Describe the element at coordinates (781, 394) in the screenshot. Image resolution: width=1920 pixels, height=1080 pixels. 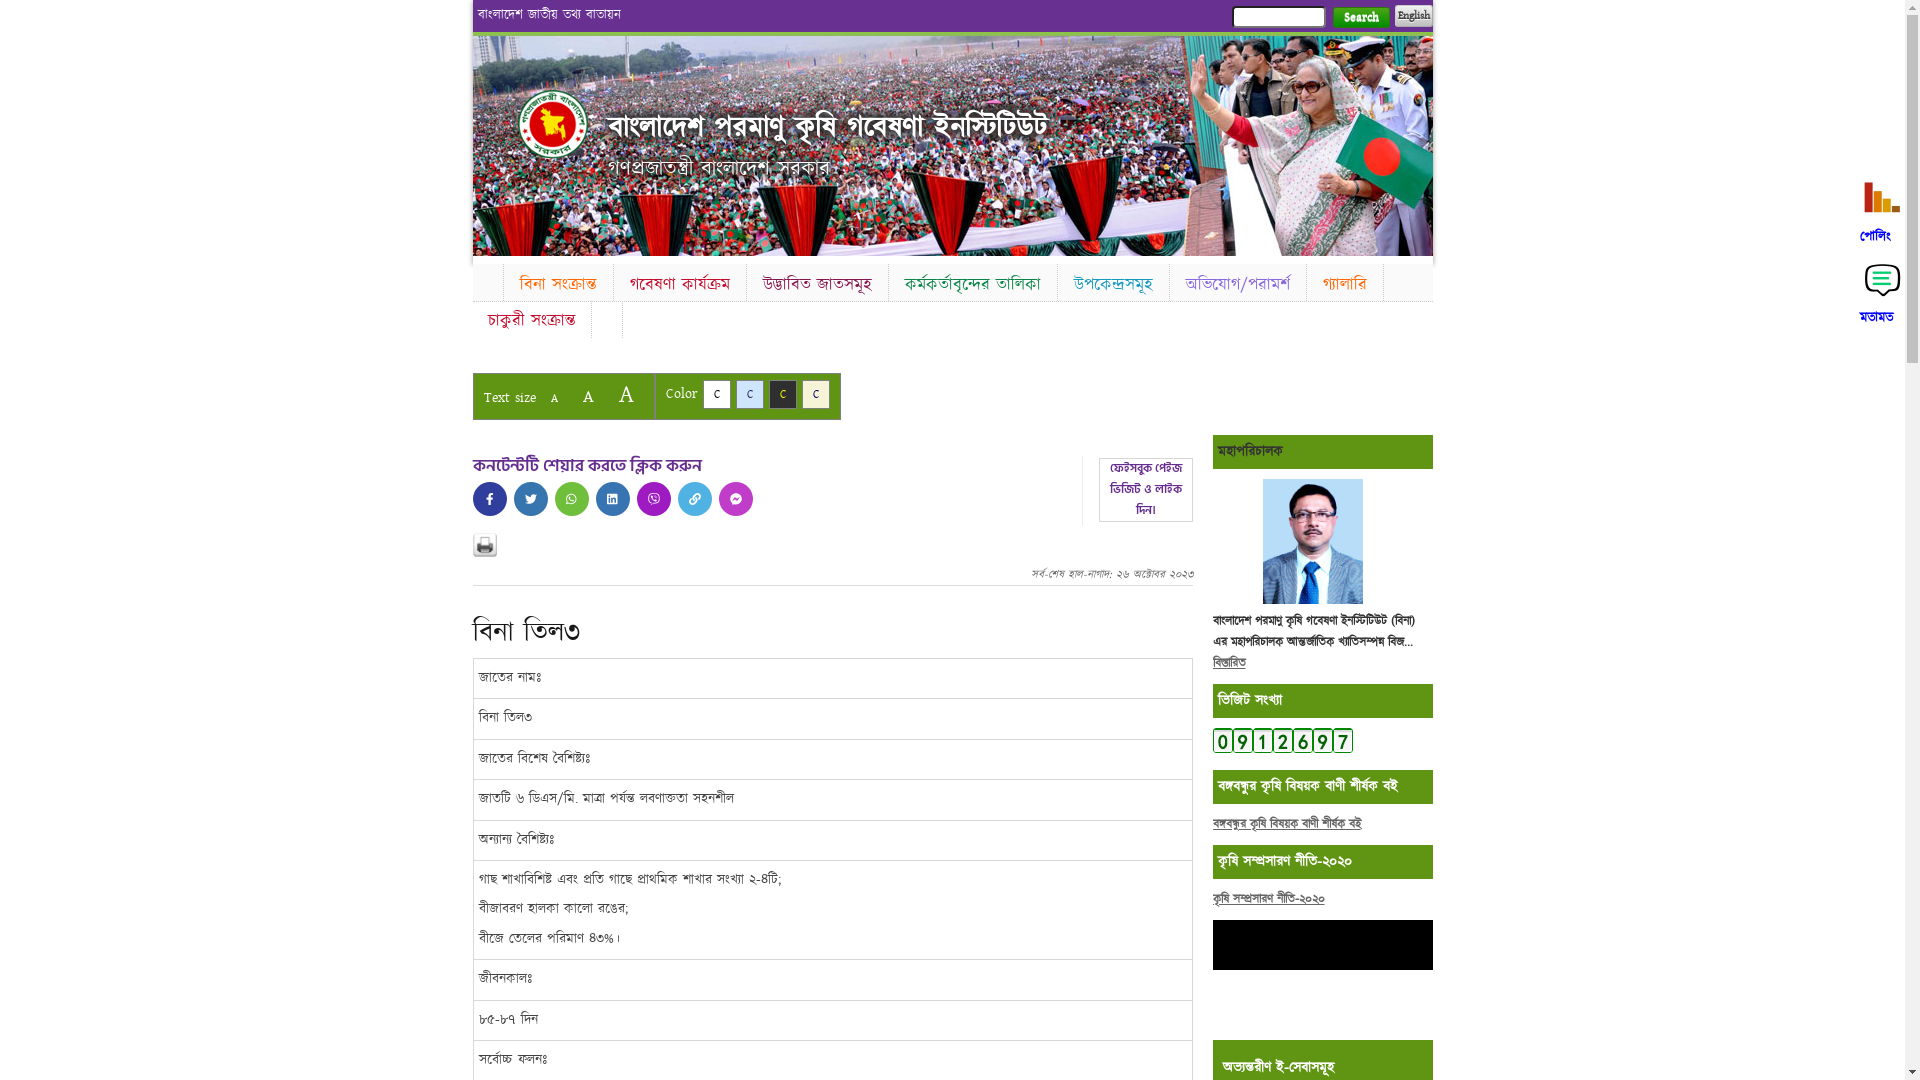
I see `'C'` at that location.